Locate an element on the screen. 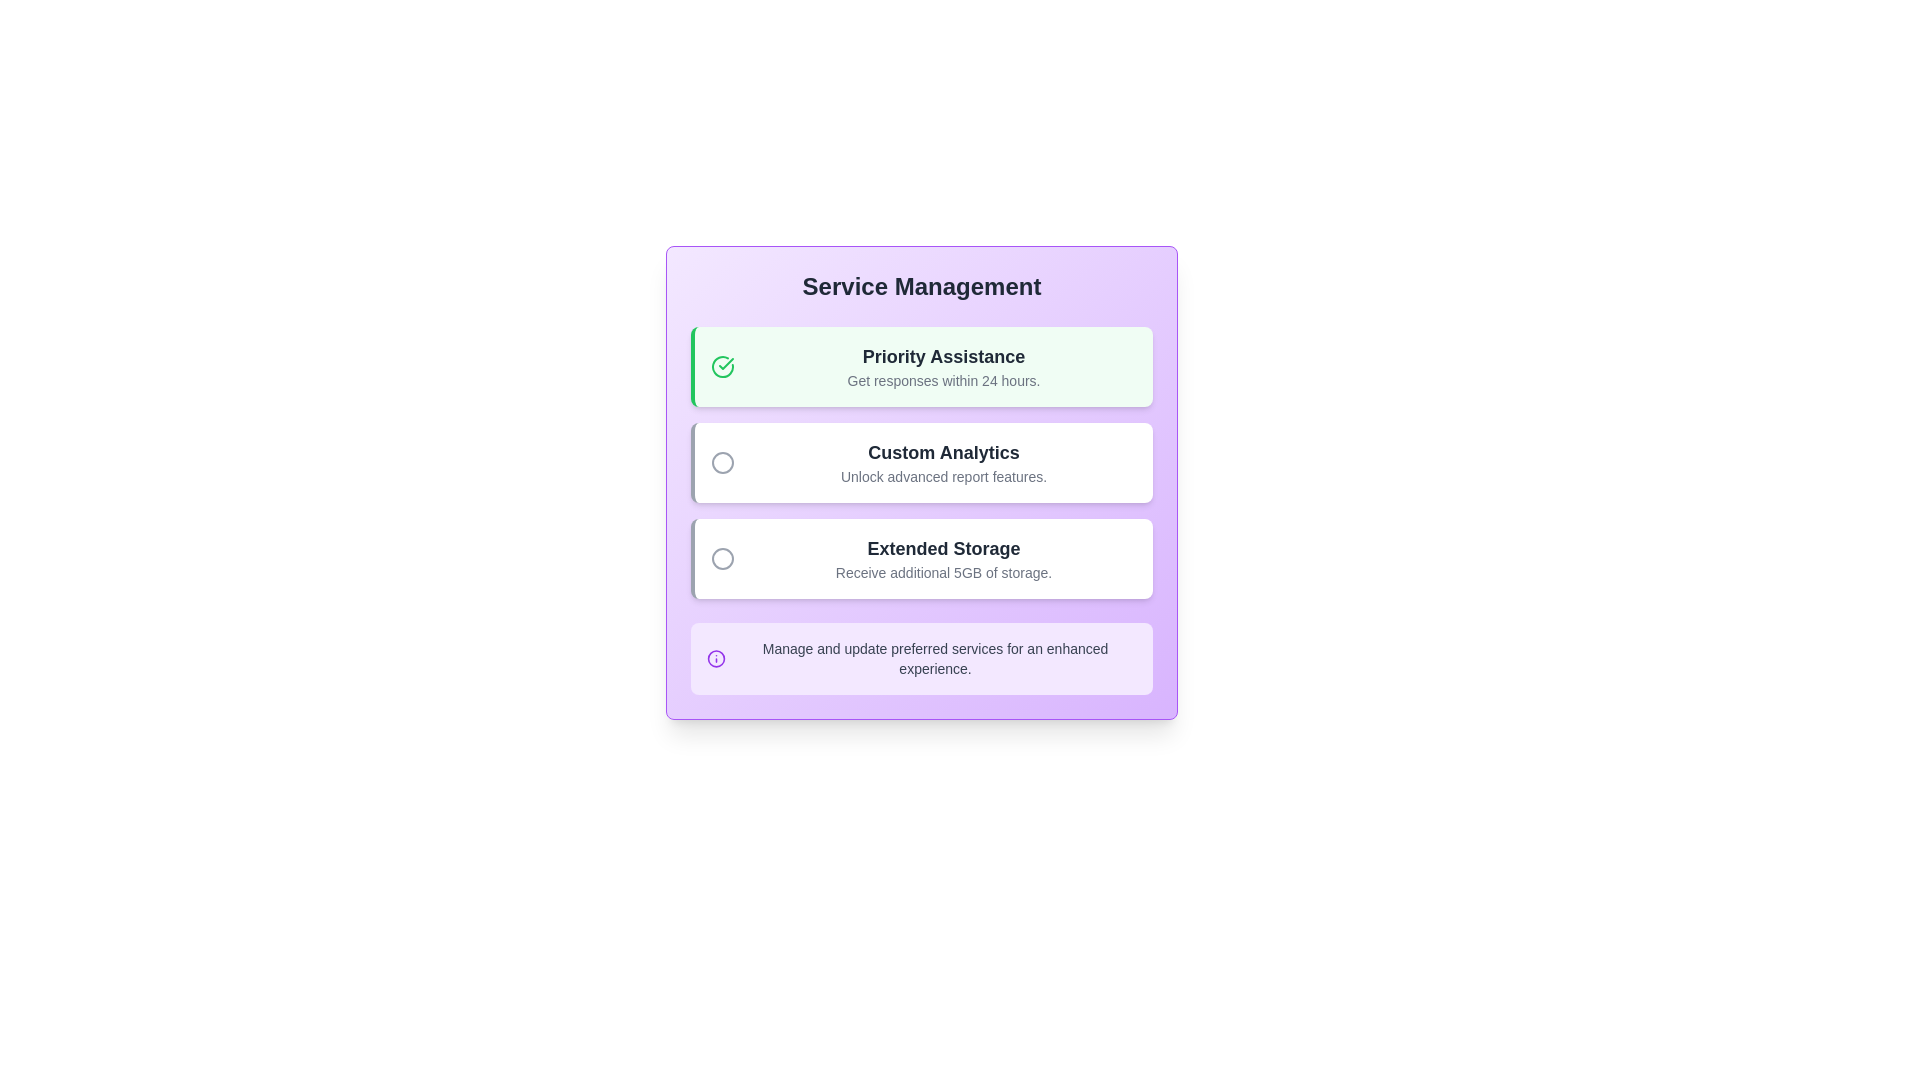 This screenshot has width=1920, height=1080. the text label that reads 'Receive additional 5GB of storage.', which is located below the title 'Extended Storage' in a stacked layout is located at coordinates (943, 573).